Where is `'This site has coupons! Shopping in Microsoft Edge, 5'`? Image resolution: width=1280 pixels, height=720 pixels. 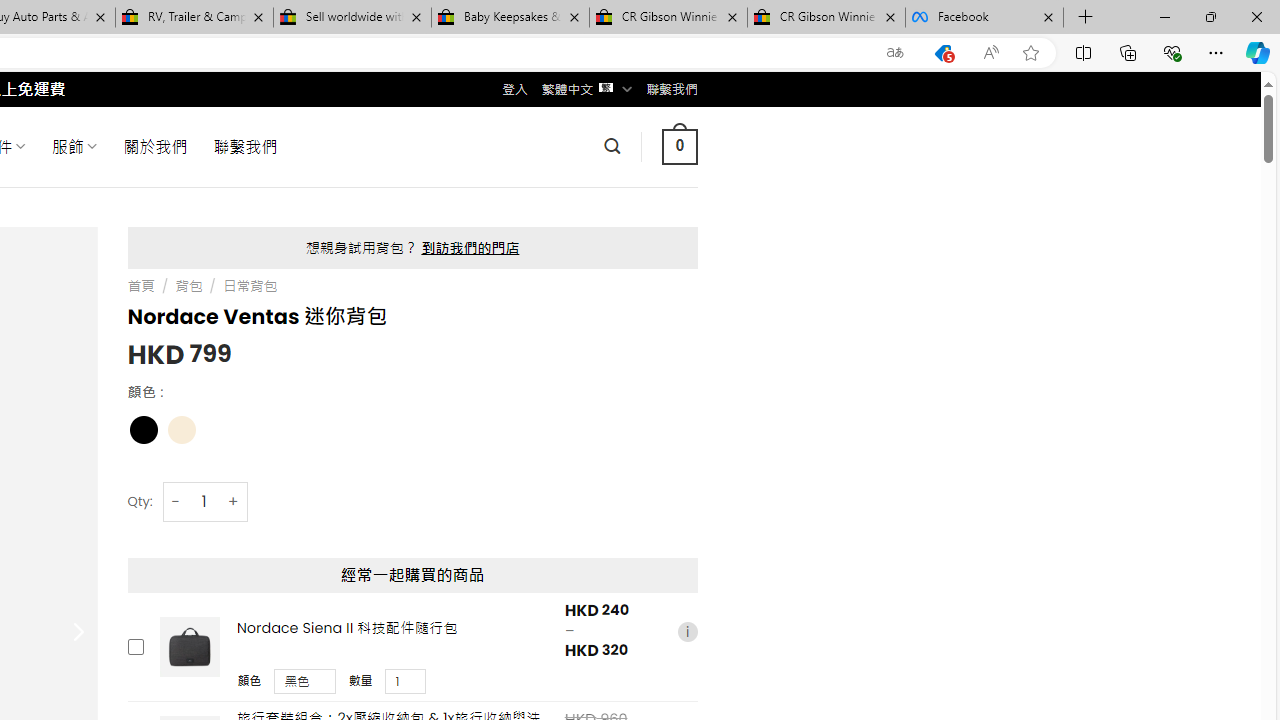
'This site has coupons! Shopping in Microsoft Edge, 5' is located at coordinates (942, 52).